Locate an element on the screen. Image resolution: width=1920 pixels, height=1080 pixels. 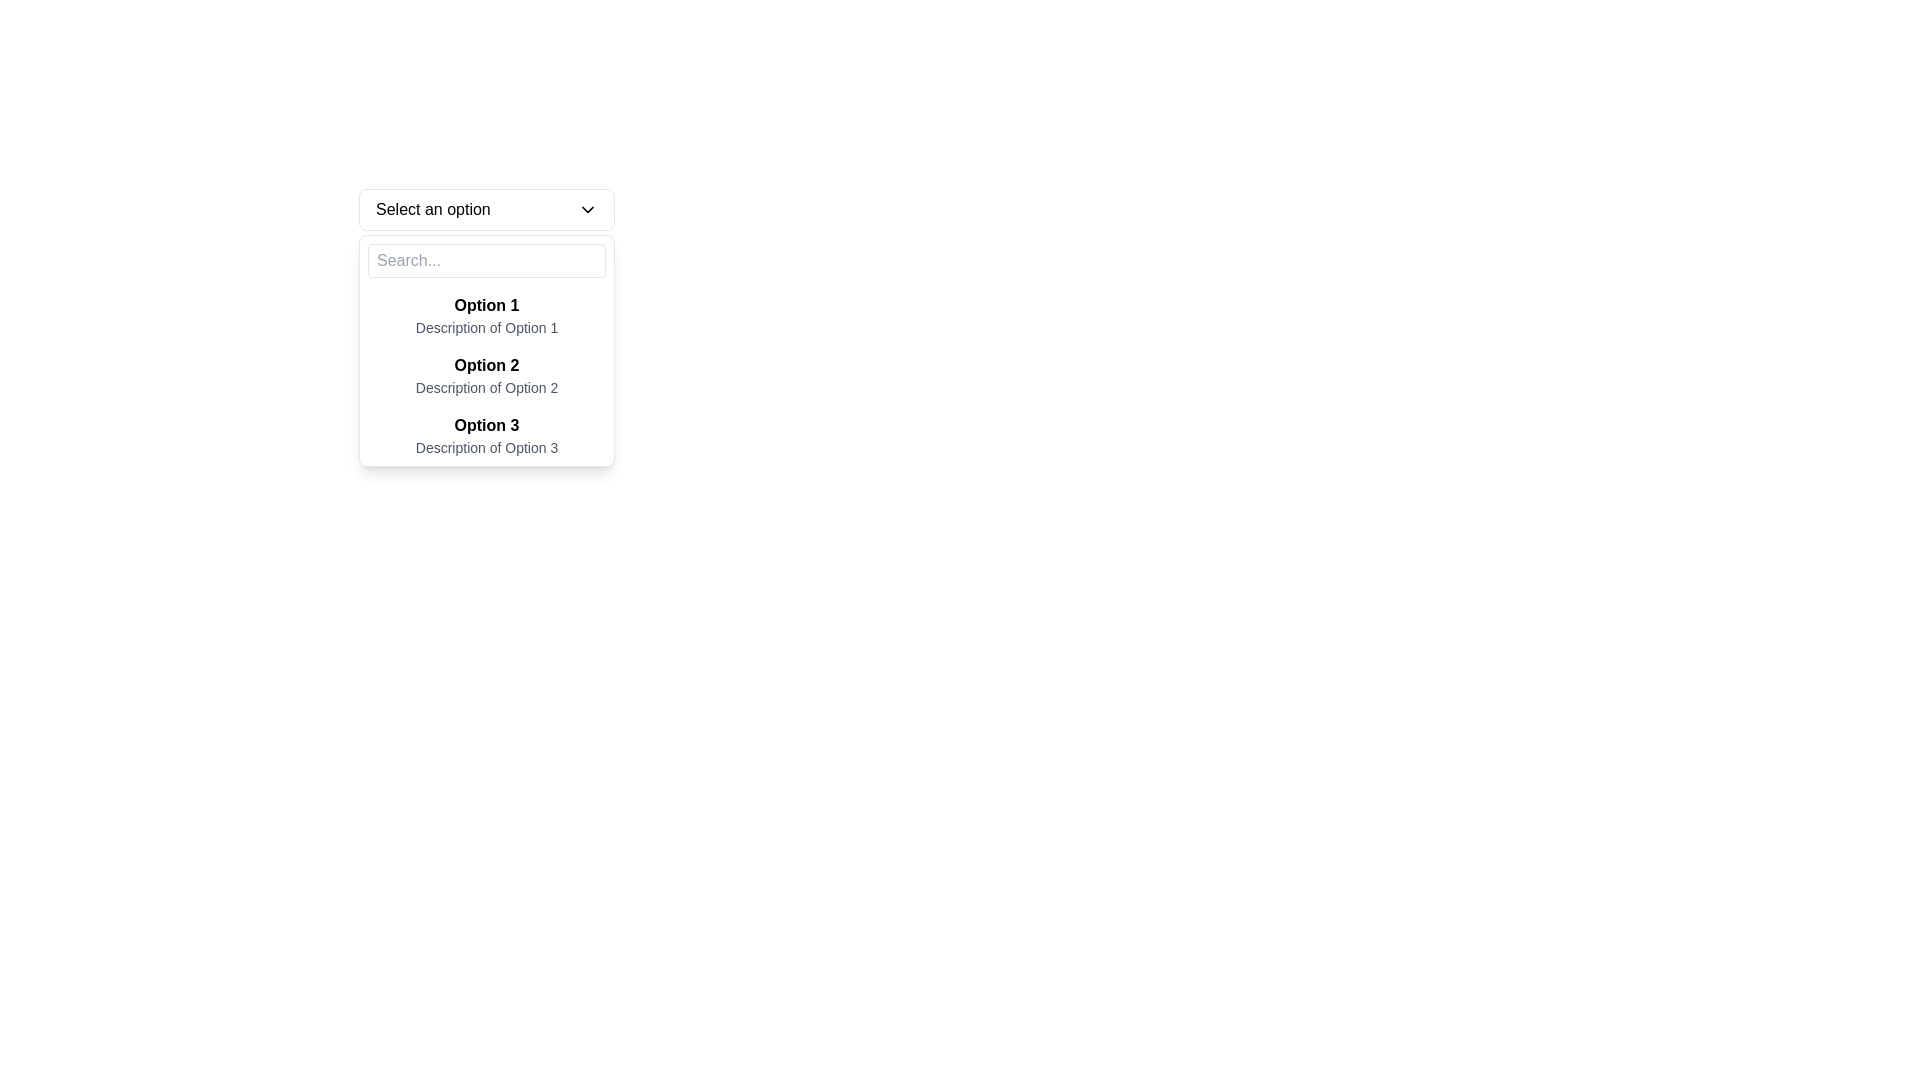
the third item in the dropdown menu, which represents 'Option 3' is located at coordinates (486, 434).